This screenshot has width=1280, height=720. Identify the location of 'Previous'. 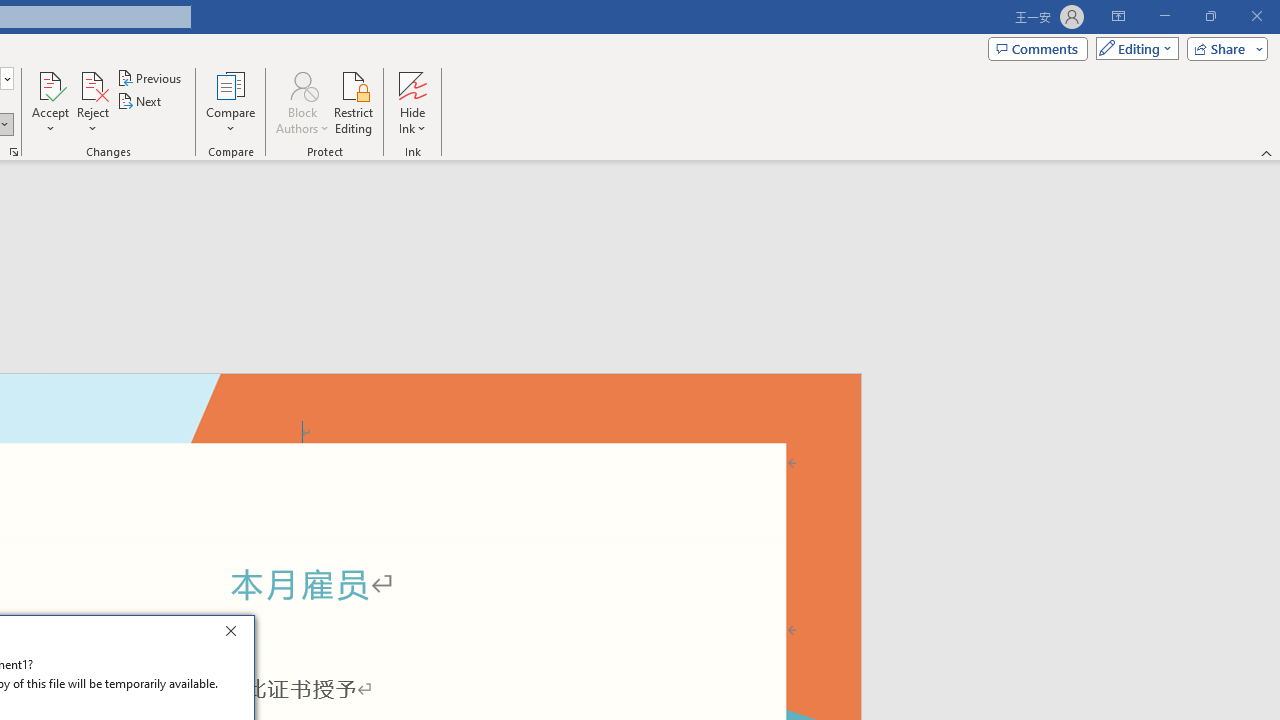
(150, 77).